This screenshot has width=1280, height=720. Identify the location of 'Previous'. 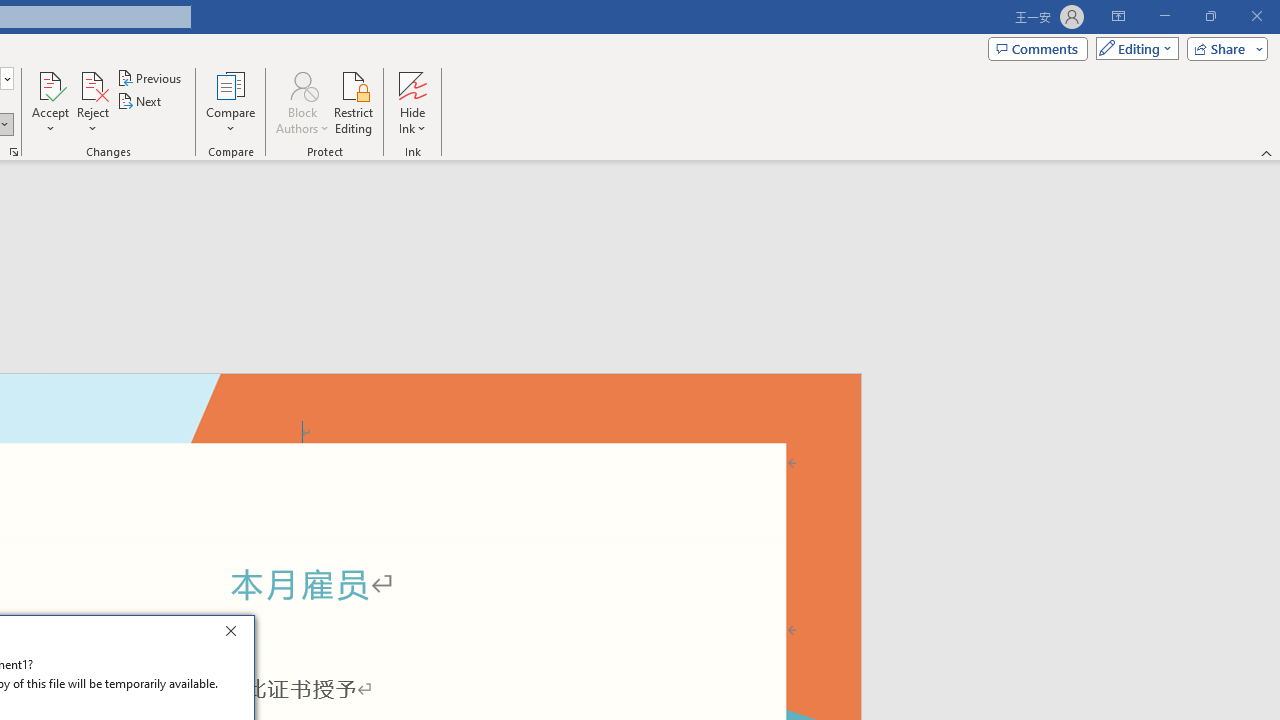
(150, 77).